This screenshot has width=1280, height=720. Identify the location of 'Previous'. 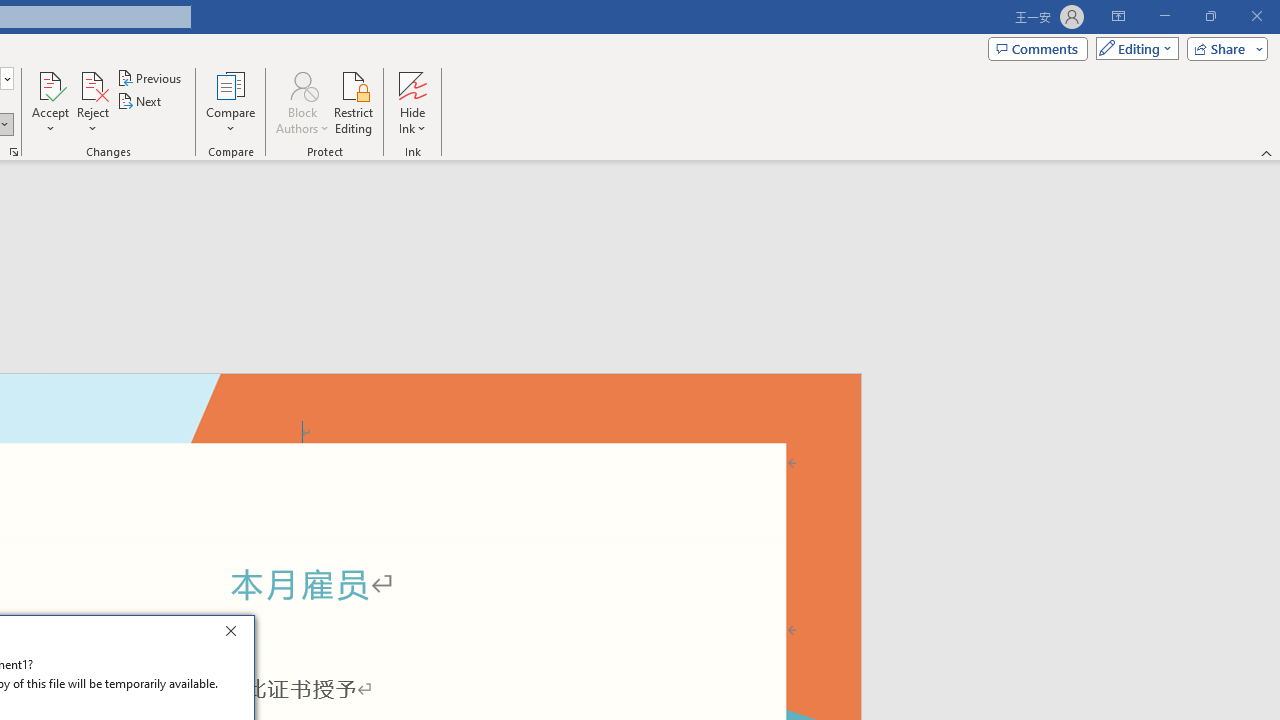
(150, 77).